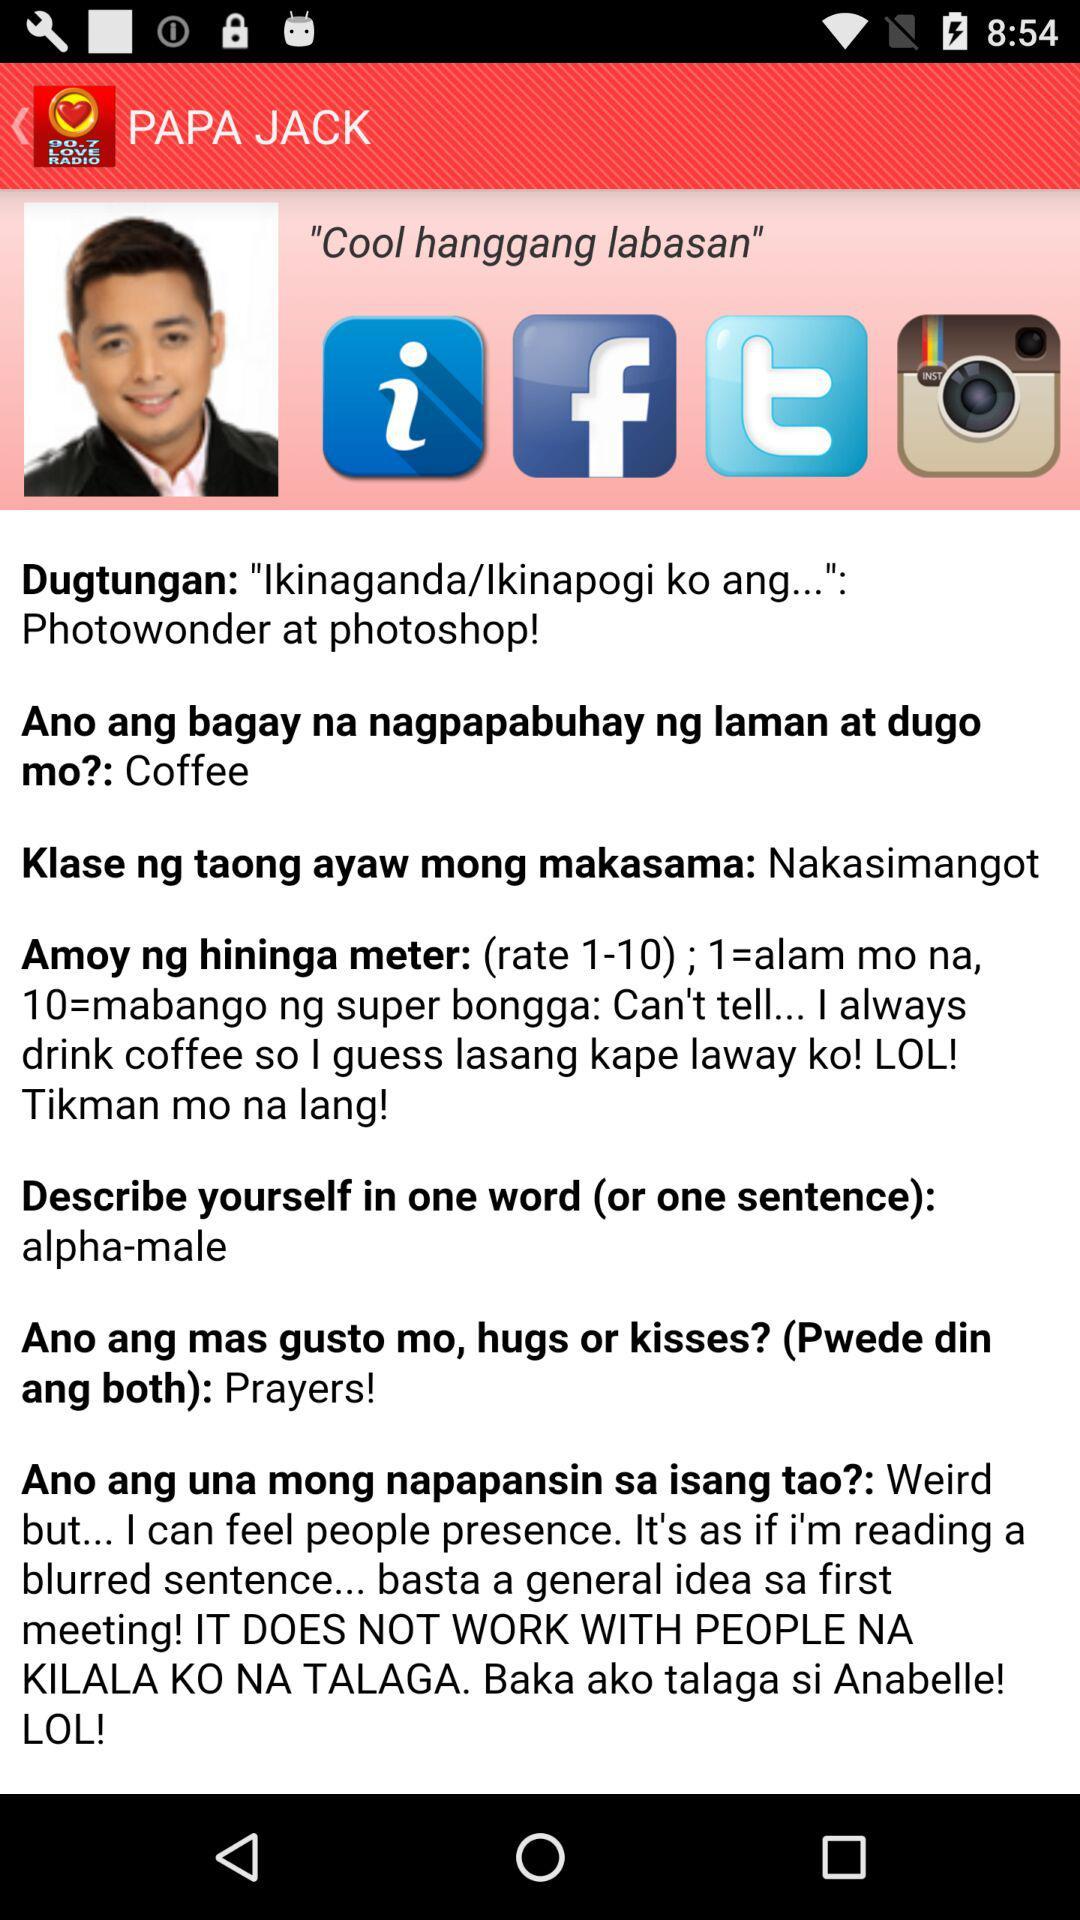 The image size is (1080, 1920). What do you see at coordinates (593, 422) in the screenshot?
I see `the facebook icon` at bounding box center [593, 422].